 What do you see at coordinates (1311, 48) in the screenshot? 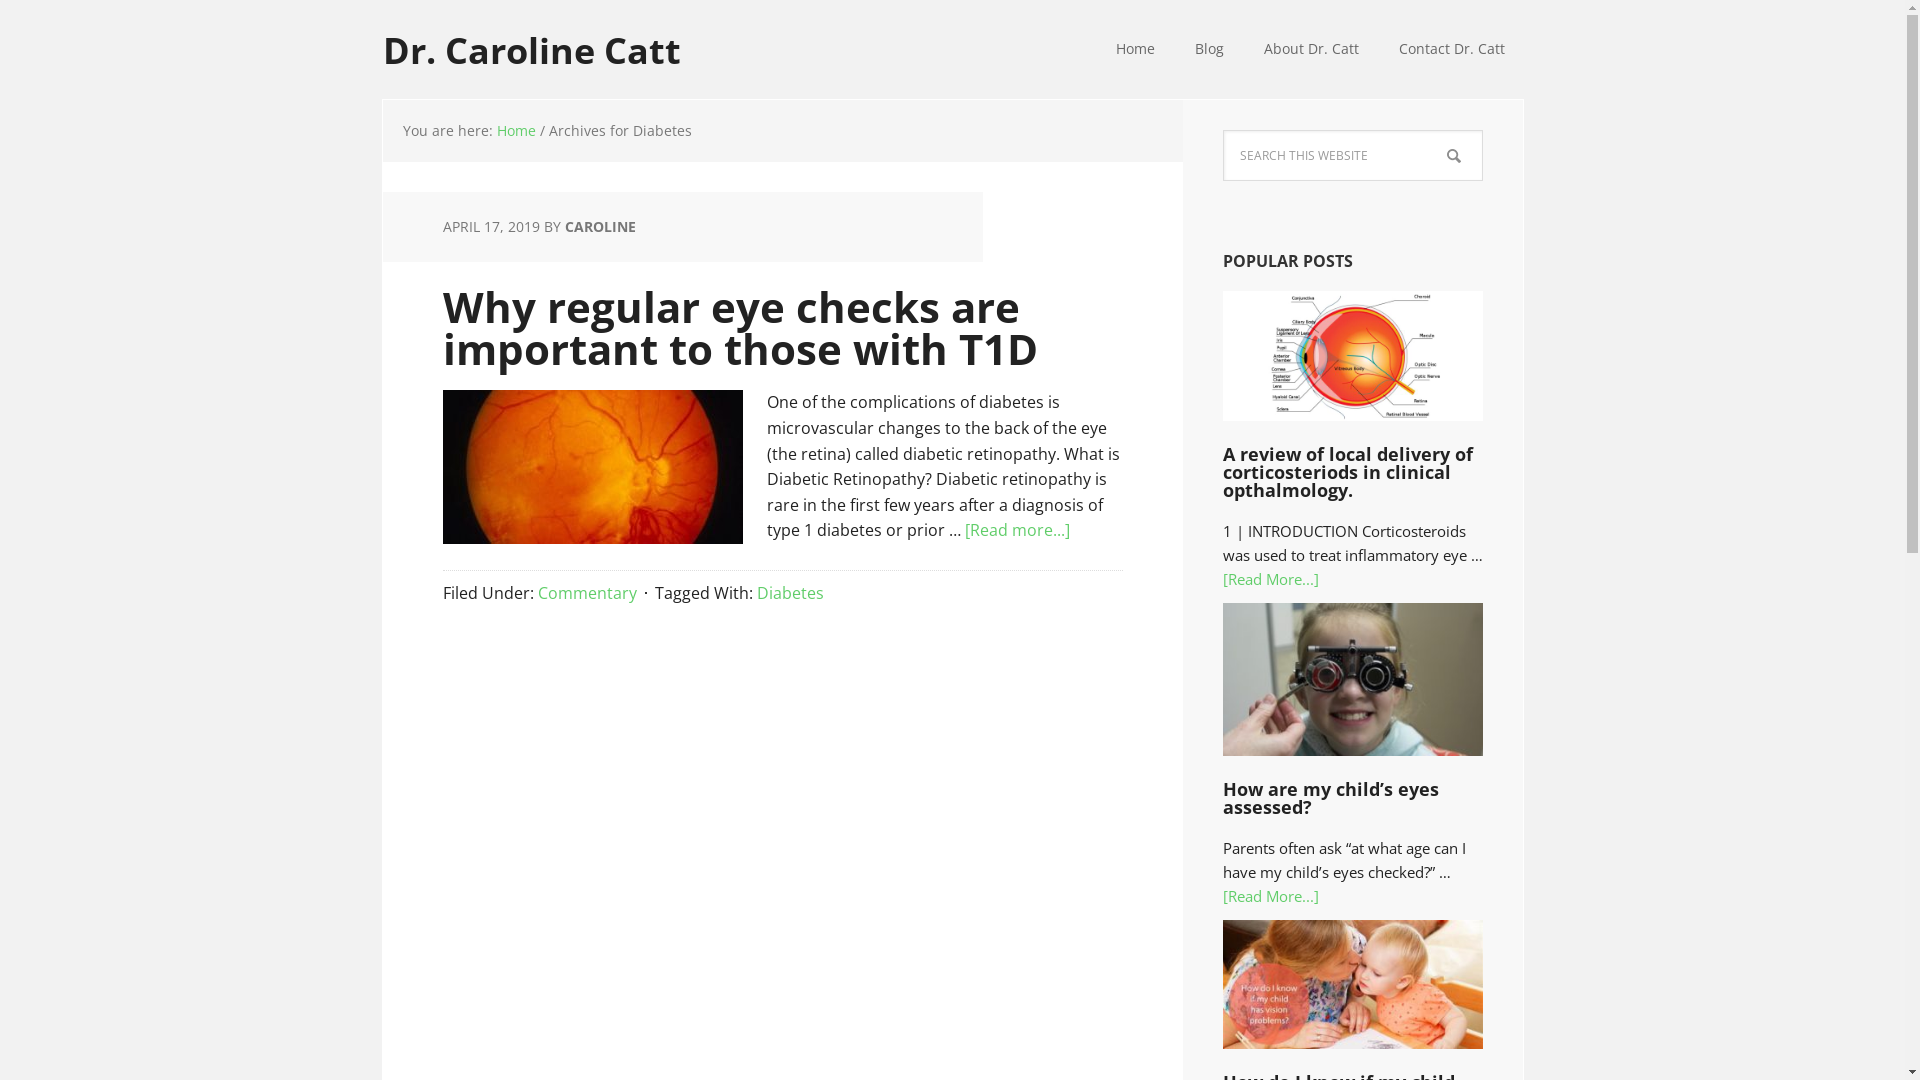
I see `'About Dr. Catt'` at bounding box center [1311, 48].